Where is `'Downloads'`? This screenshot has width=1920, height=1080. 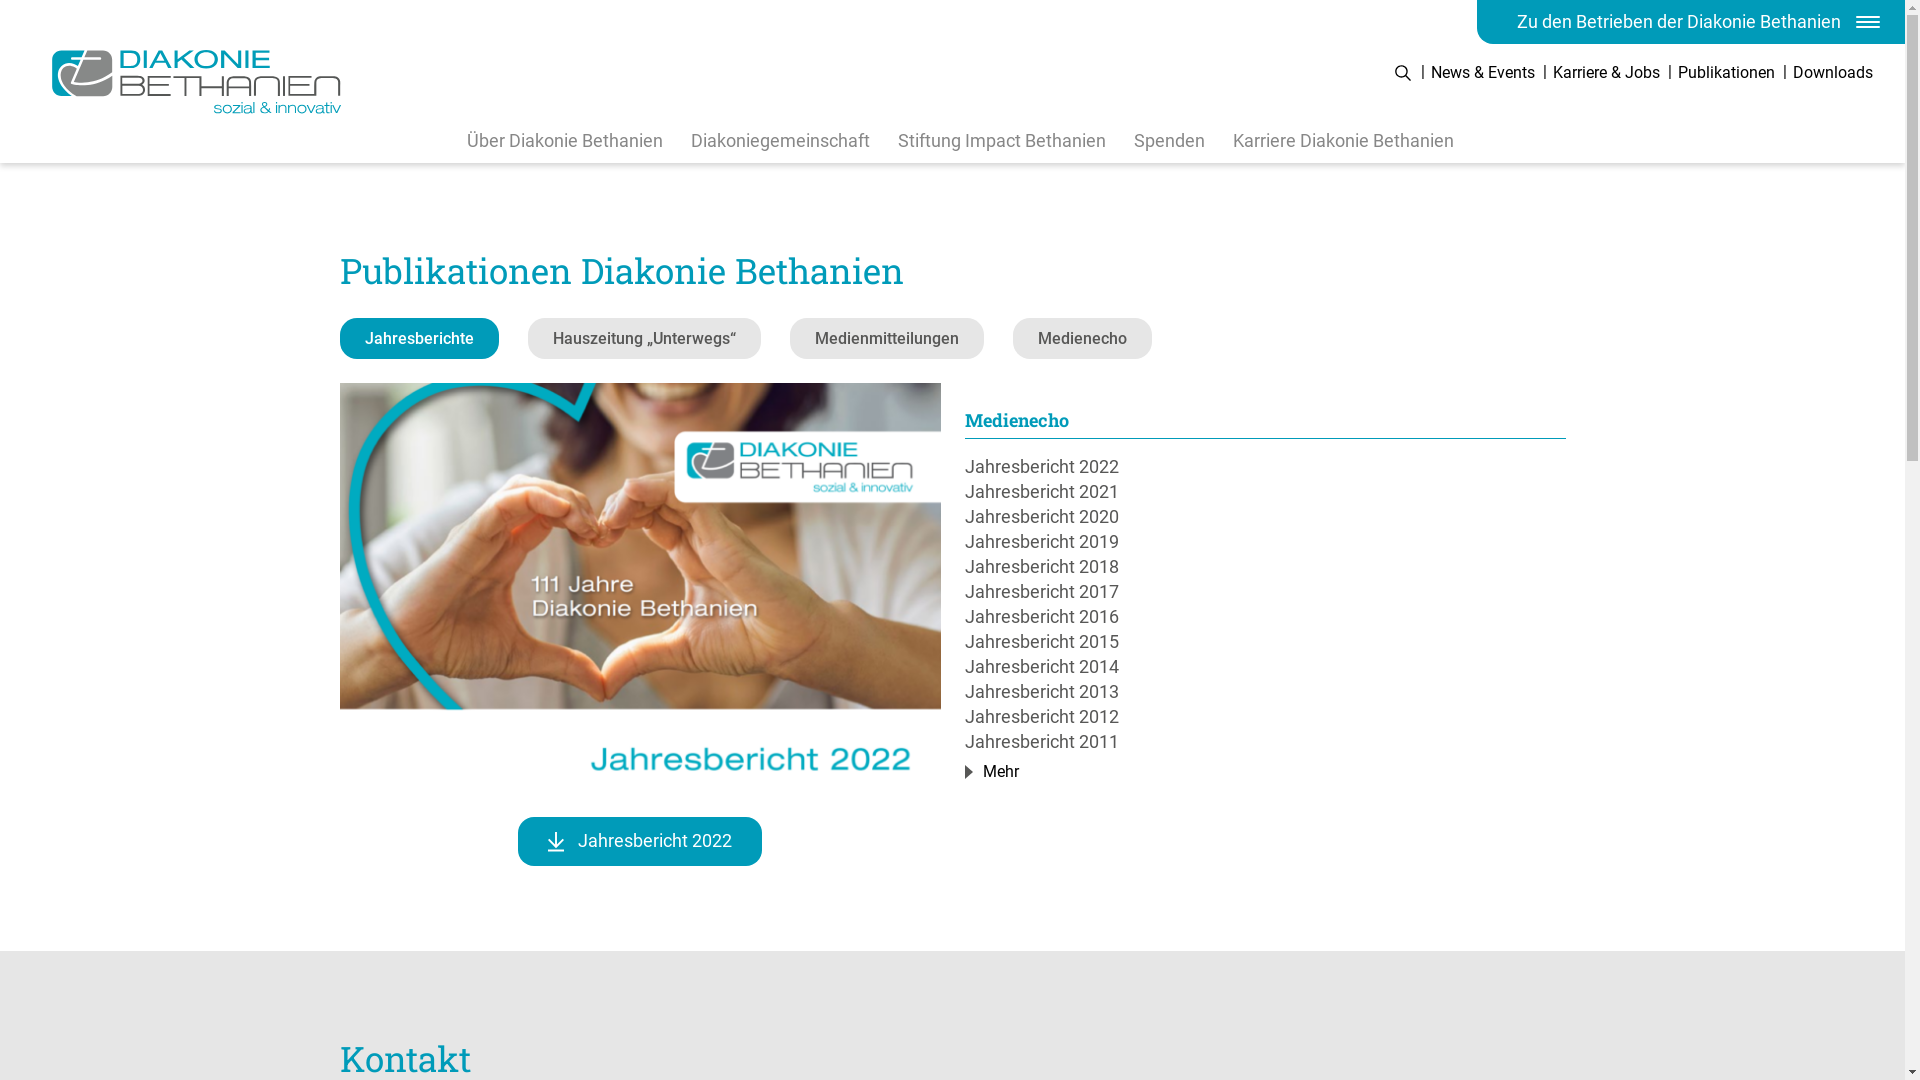
'Downloads' is located at coordinates (1833, 71).